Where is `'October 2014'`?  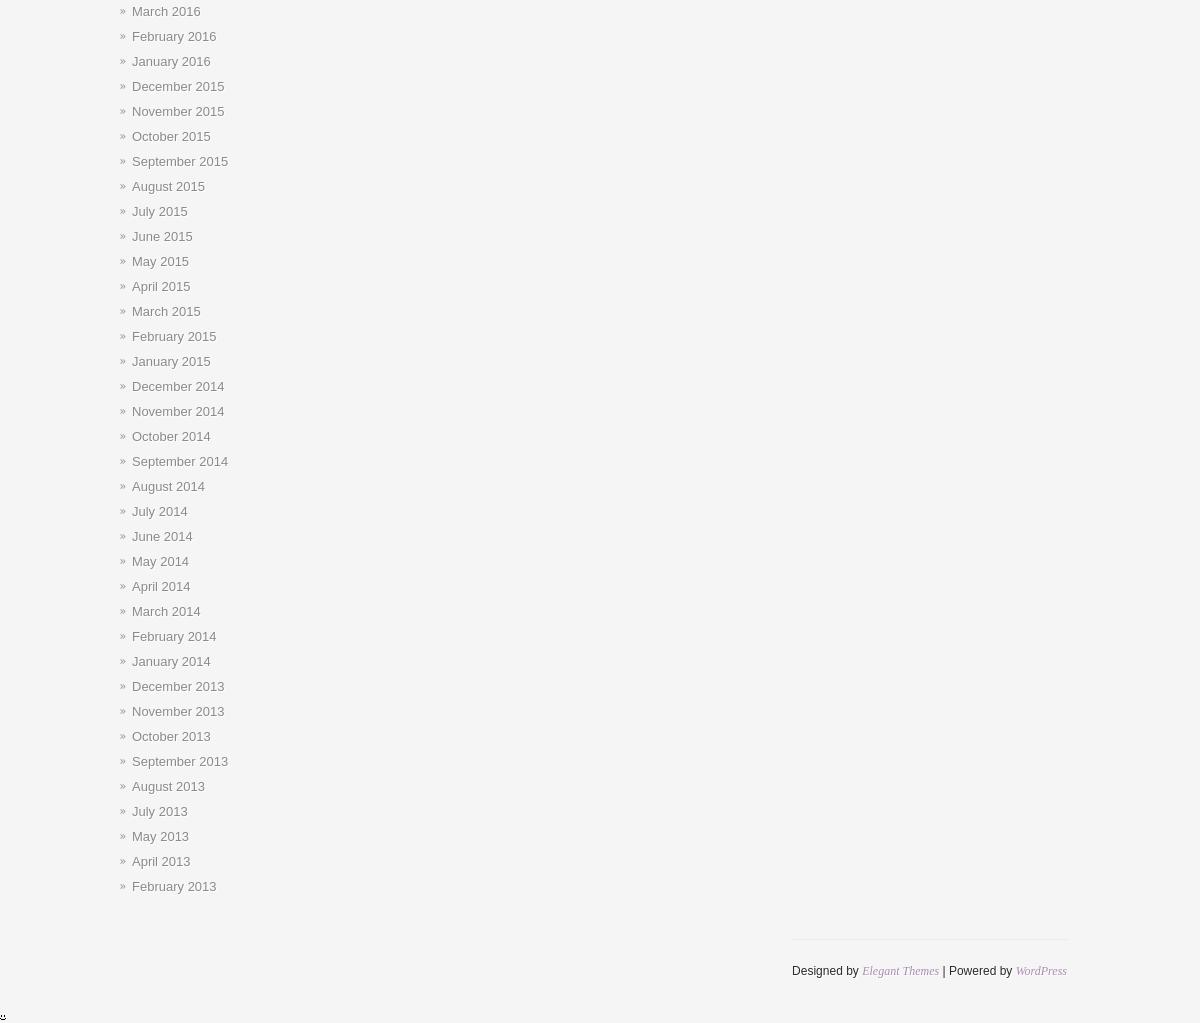
'October 2014' is located at coordinates (169, 435).